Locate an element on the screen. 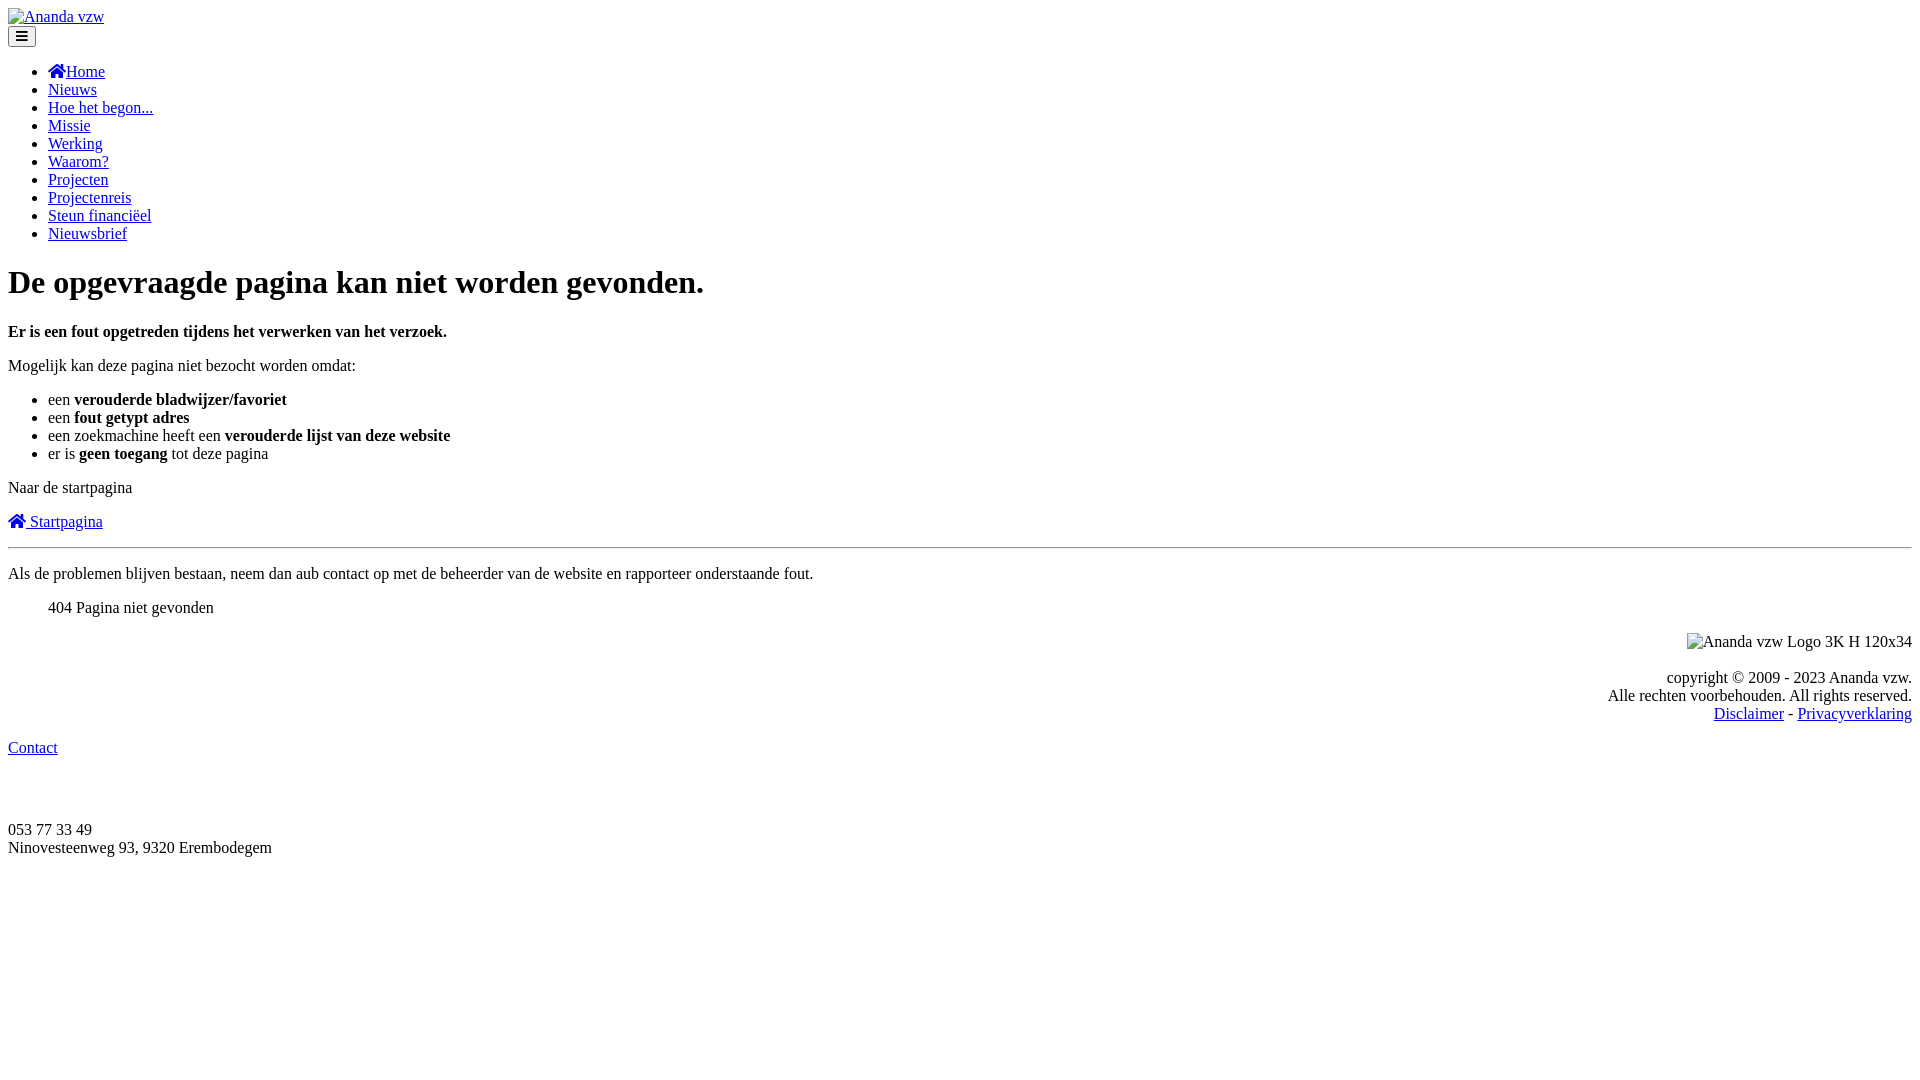  'Privacyverklaring' is located at coordinates (1796, 712).